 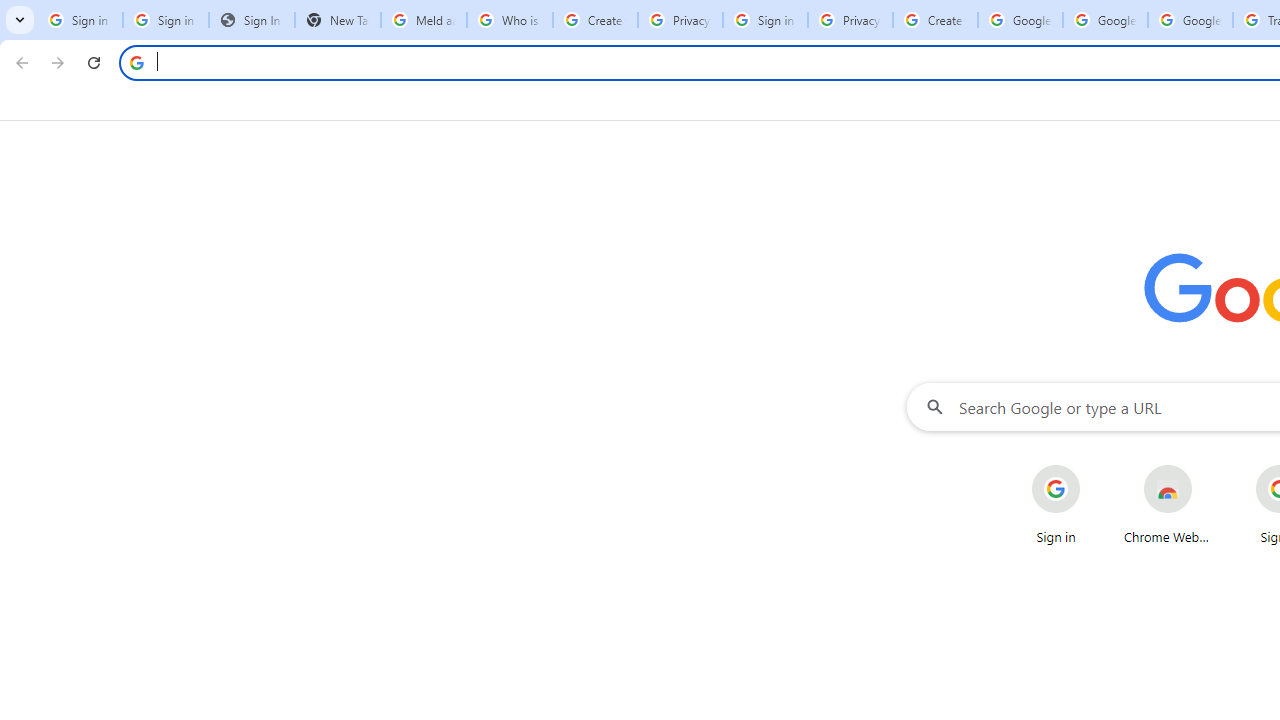 What do you see at coordinates (337, 20) in the screenshot?
I see `'New Tab'` at bounding box center [337, 20].